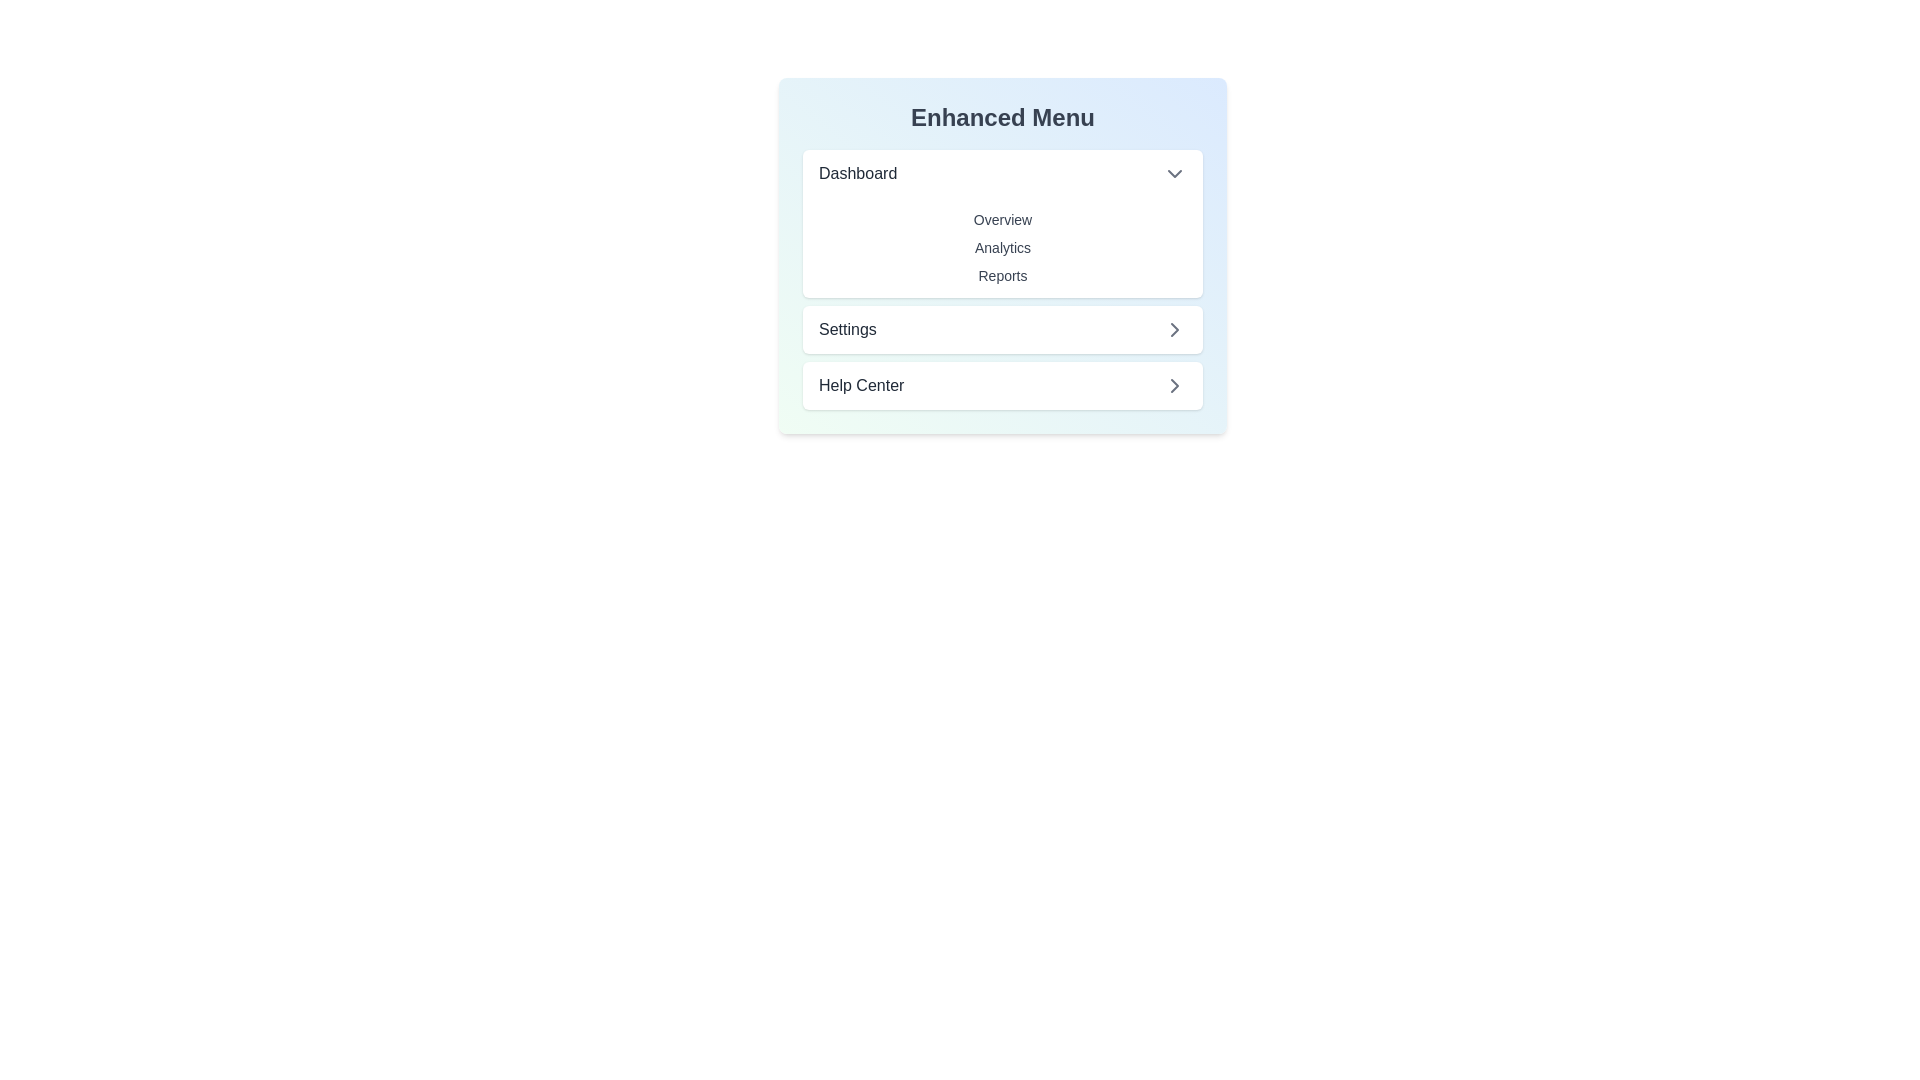 Image resolution: width=1920 pixels, height=1080 pixels. Describe the element at coordinates (1003, 223) in the screenshot. I see `the 'Dashboard' collapsible menu section` at that location.